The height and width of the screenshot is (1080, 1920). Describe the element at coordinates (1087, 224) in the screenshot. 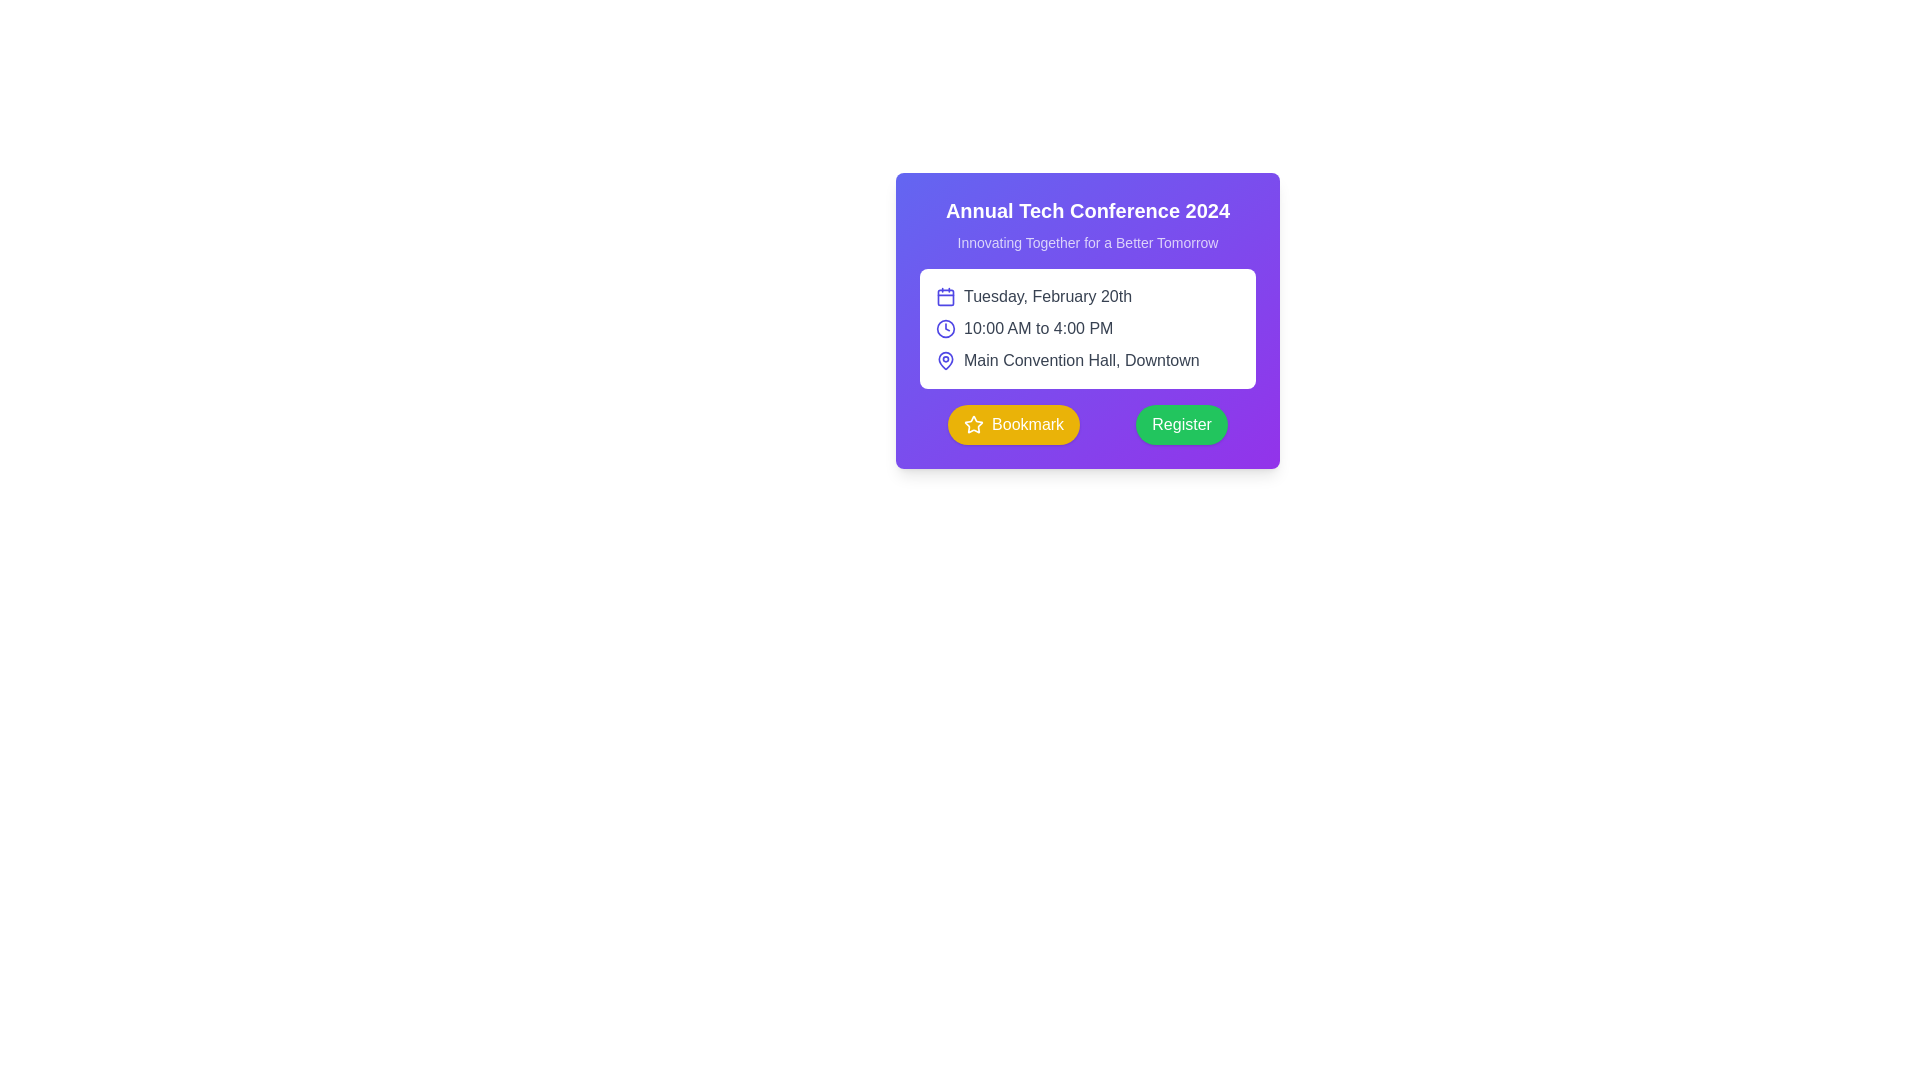

I see `the text block containing the multi-line heading 'Annual Tech Conference 2024' for accessibility tools, located at the top-central section of the card layout` at that location.